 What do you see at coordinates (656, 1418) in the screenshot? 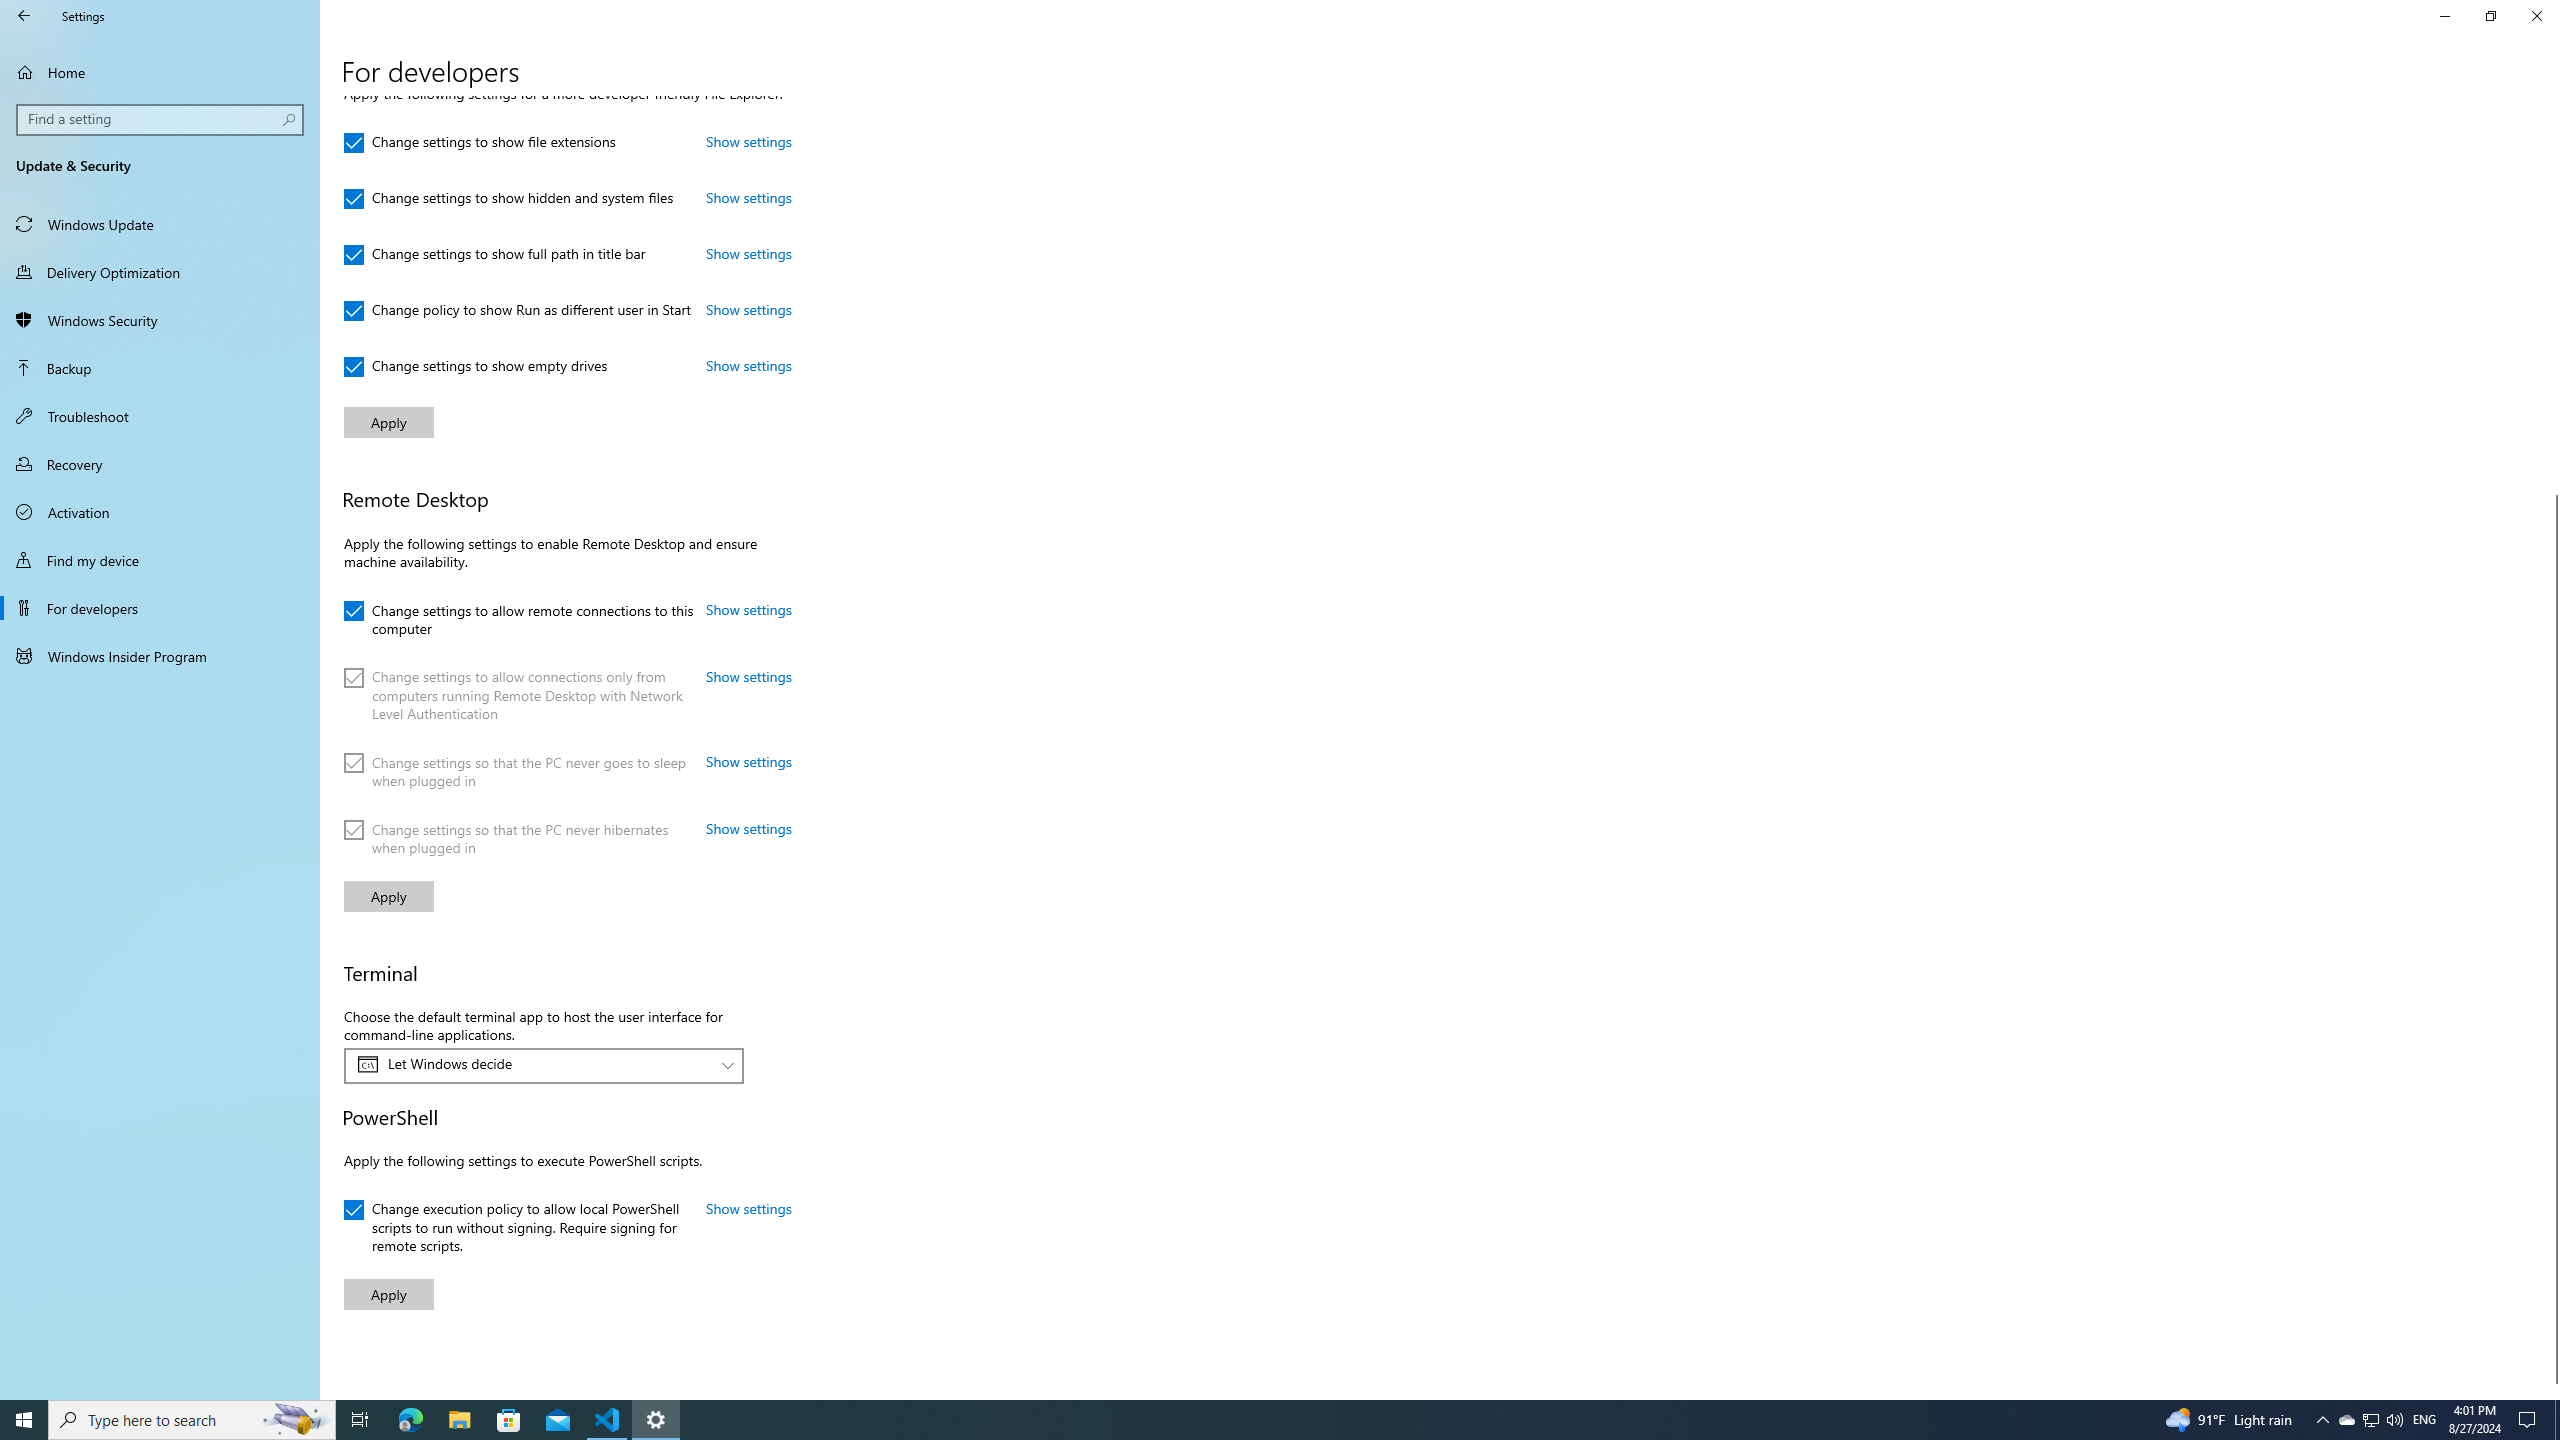
I see `'Settings - 1 running window'` at bounding box center [656, 1418].